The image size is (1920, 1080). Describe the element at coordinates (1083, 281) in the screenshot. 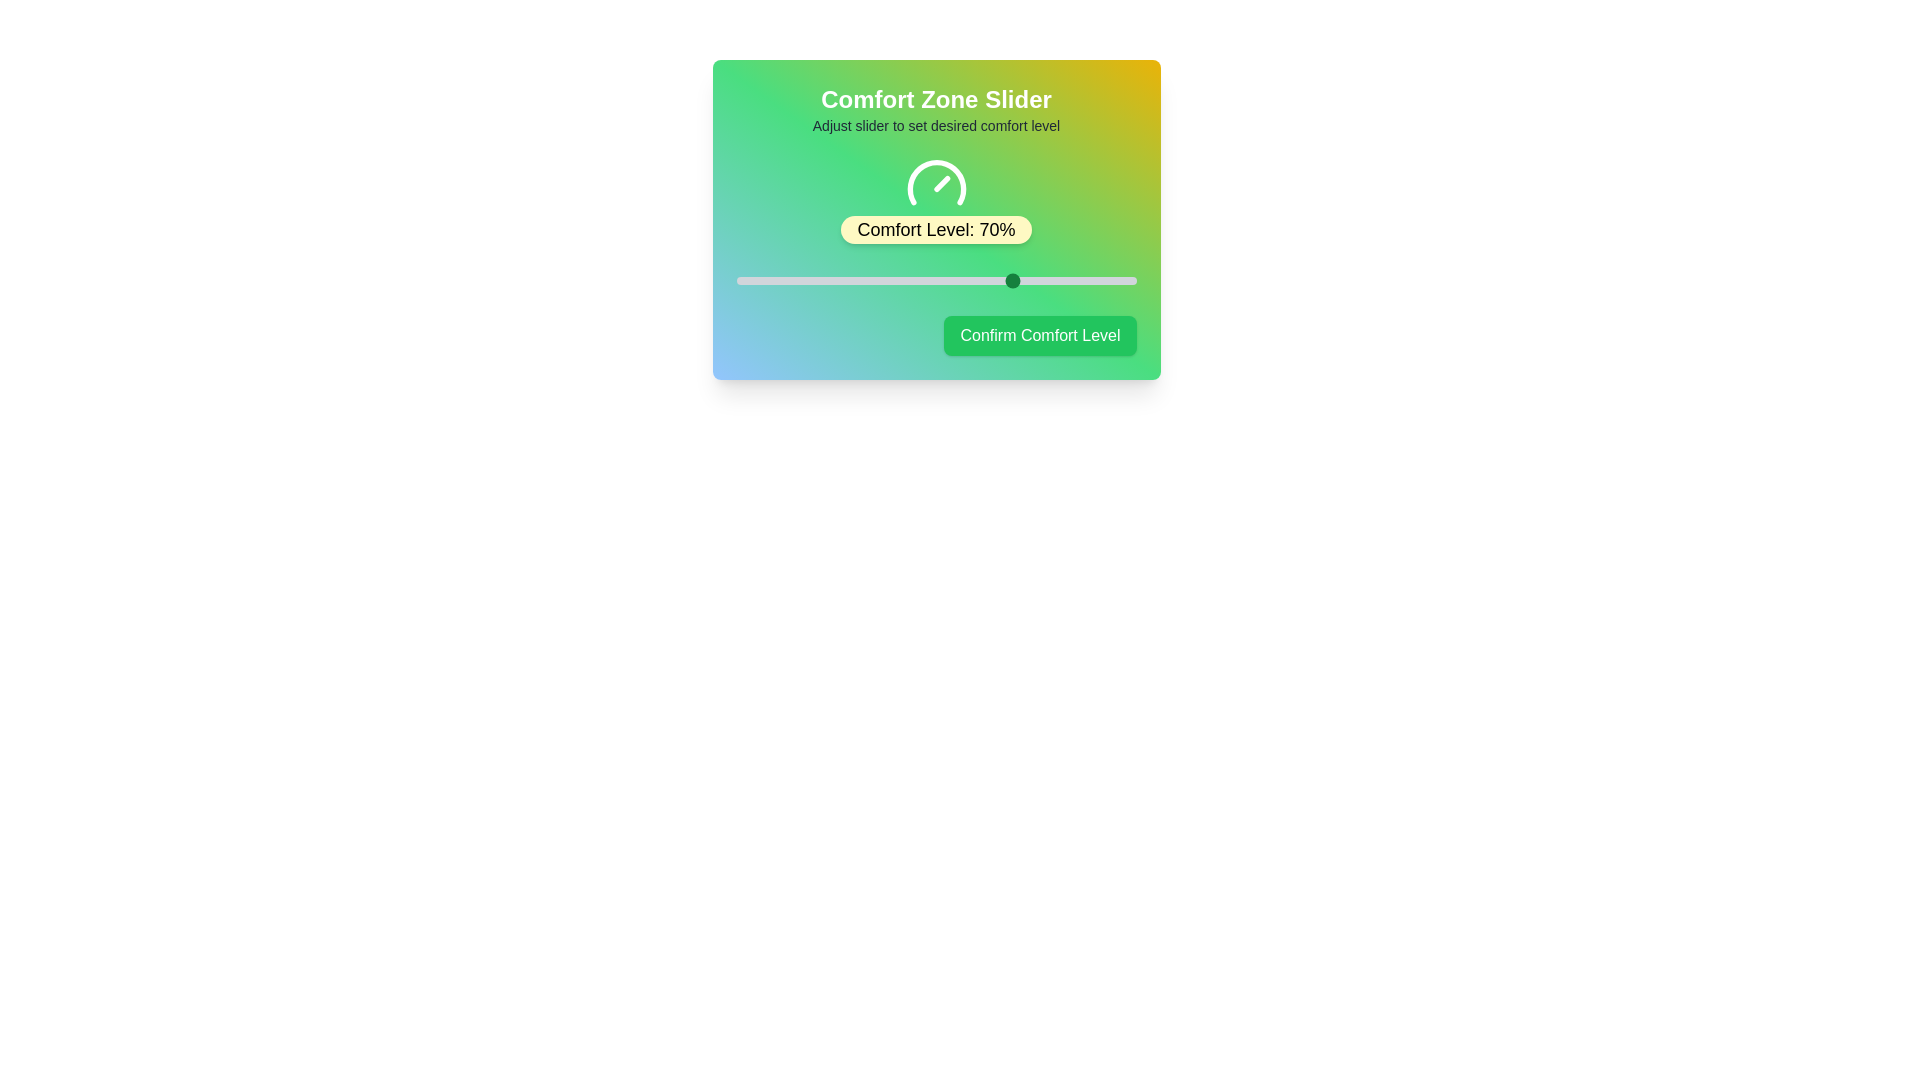

I see `the slider to set the comfort level to 87` at that location.